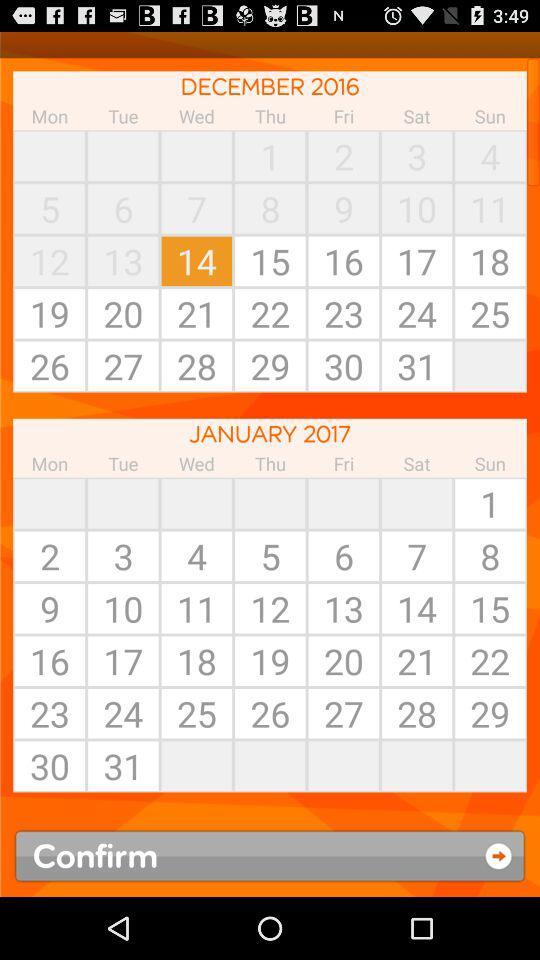 This screenshot has height=960, width=540. I want to click on icon below the fri item, so click(416, 502).